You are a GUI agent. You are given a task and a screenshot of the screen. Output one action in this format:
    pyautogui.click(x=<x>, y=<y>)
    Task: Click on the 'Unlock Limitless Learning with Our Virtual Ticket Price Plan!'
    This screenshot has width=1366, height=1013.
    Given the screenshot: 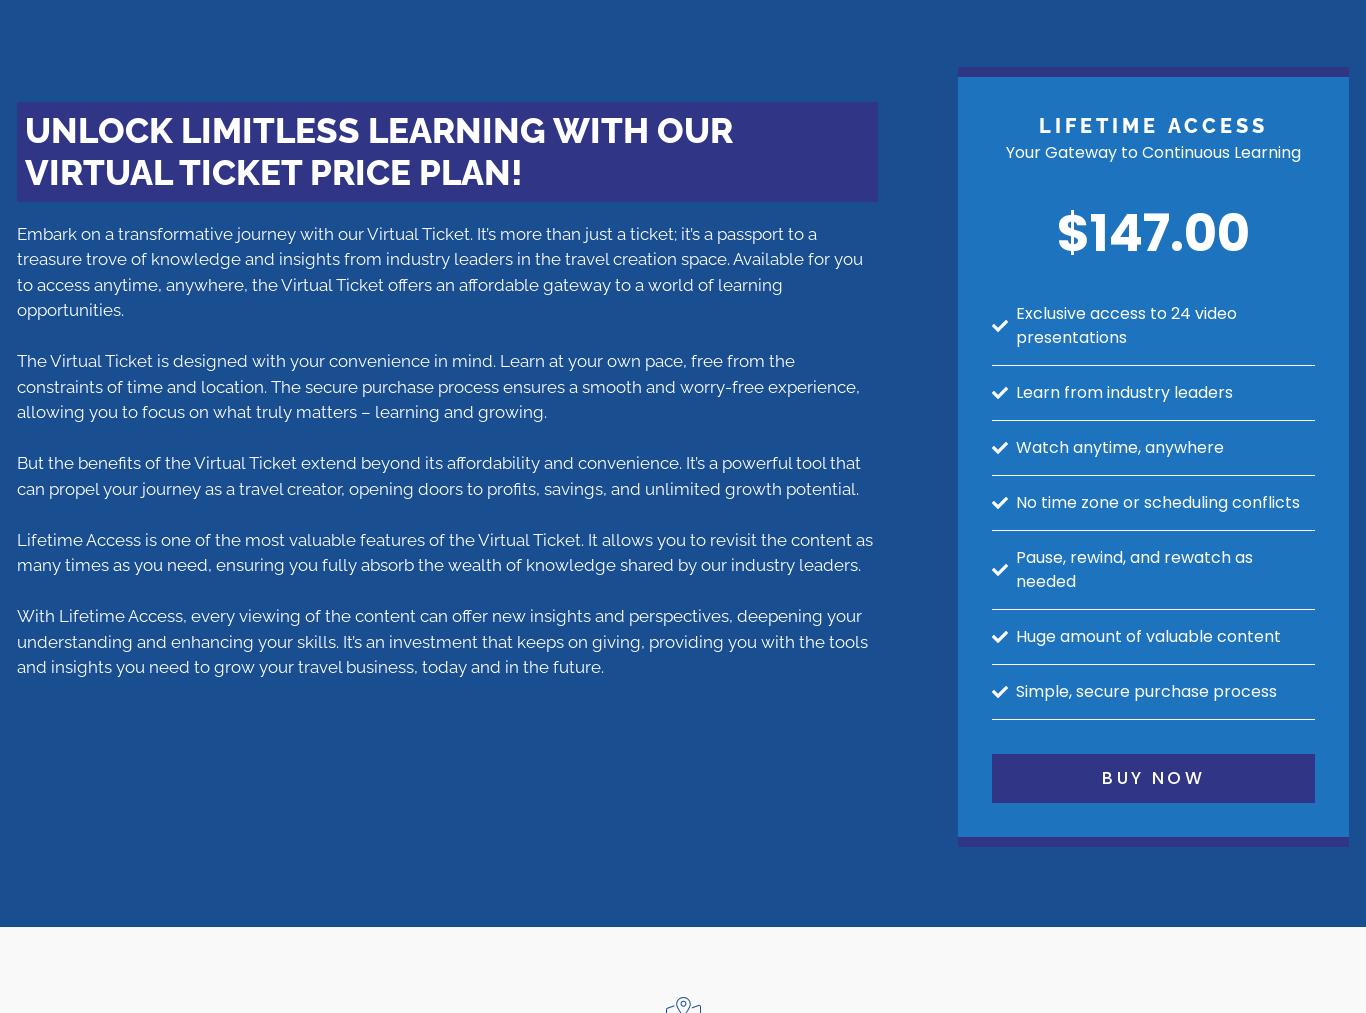 What is the action you would take?
    pyautogui.click(x=24, y=150)
    